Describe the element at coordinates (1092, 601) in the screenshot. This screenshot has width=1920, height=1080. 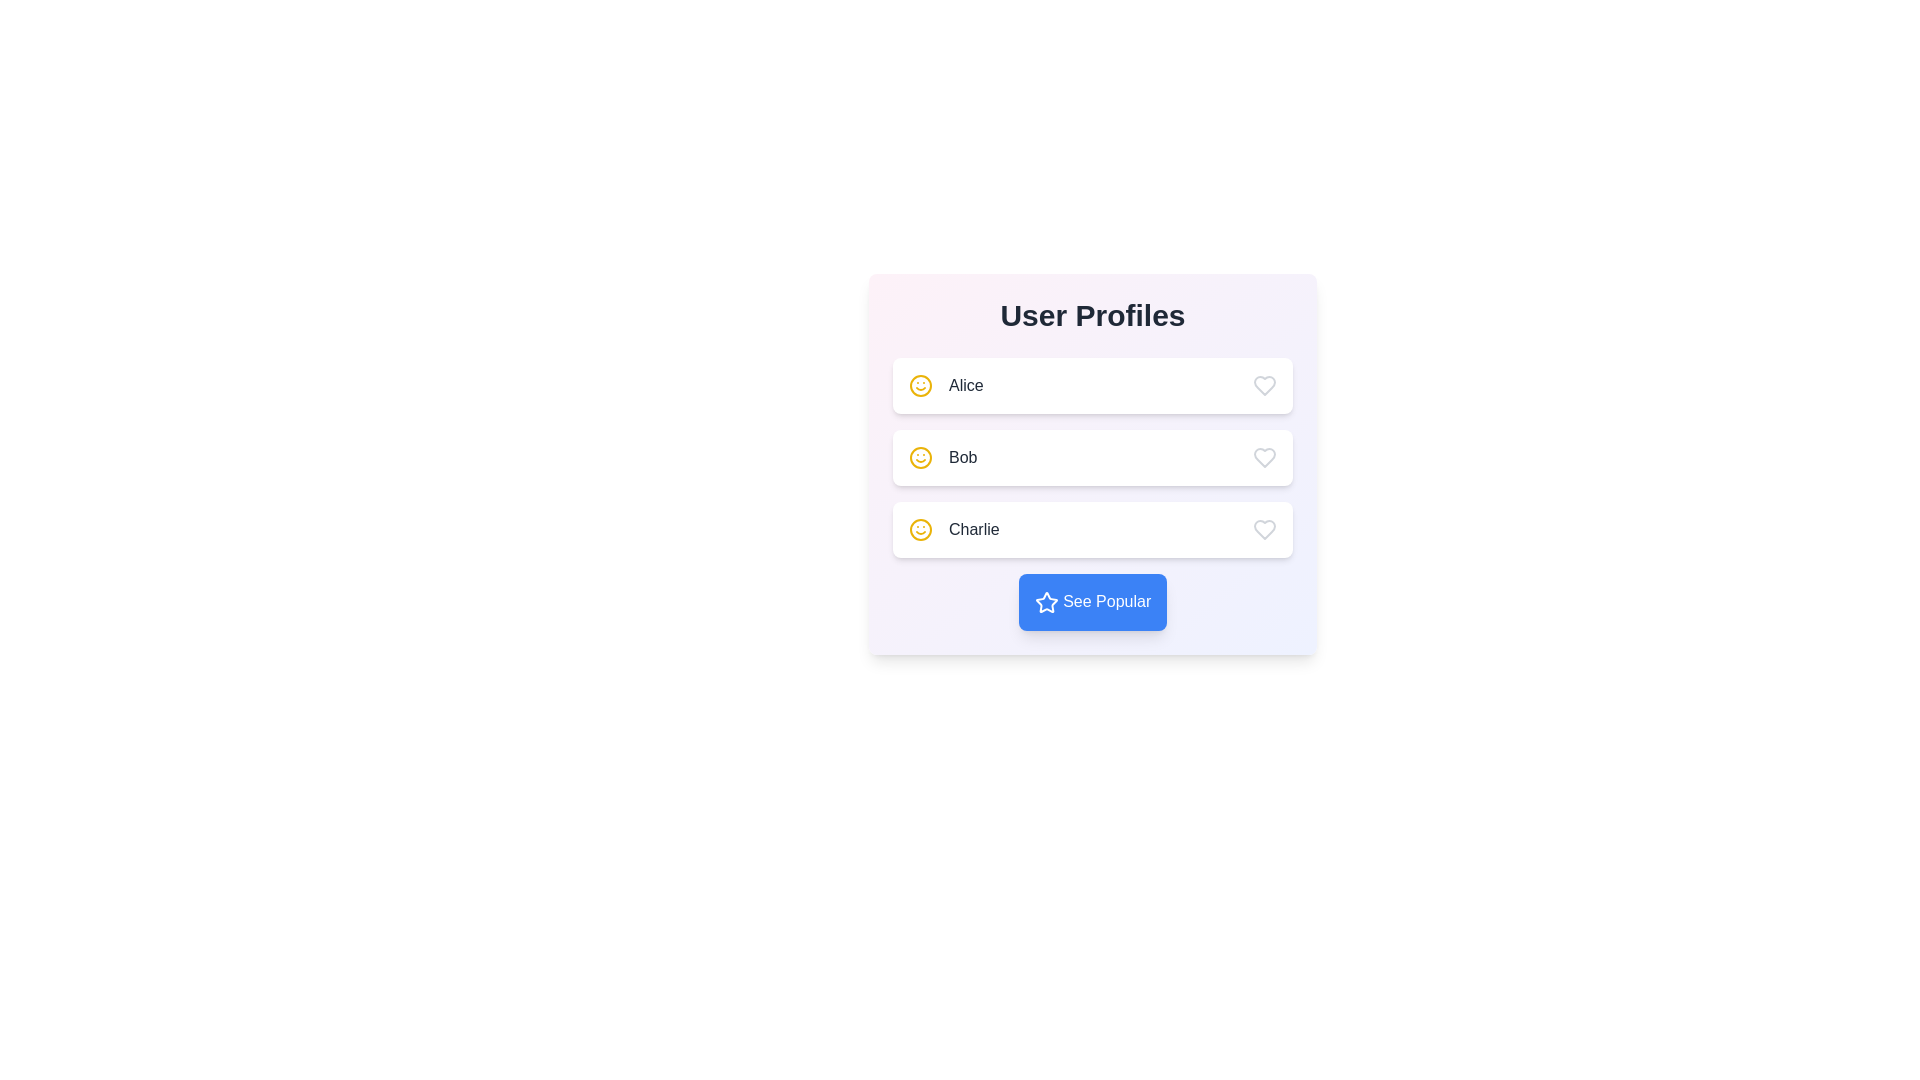
I see `the button located at the bottom of the 'User Profiles' card` at that location.